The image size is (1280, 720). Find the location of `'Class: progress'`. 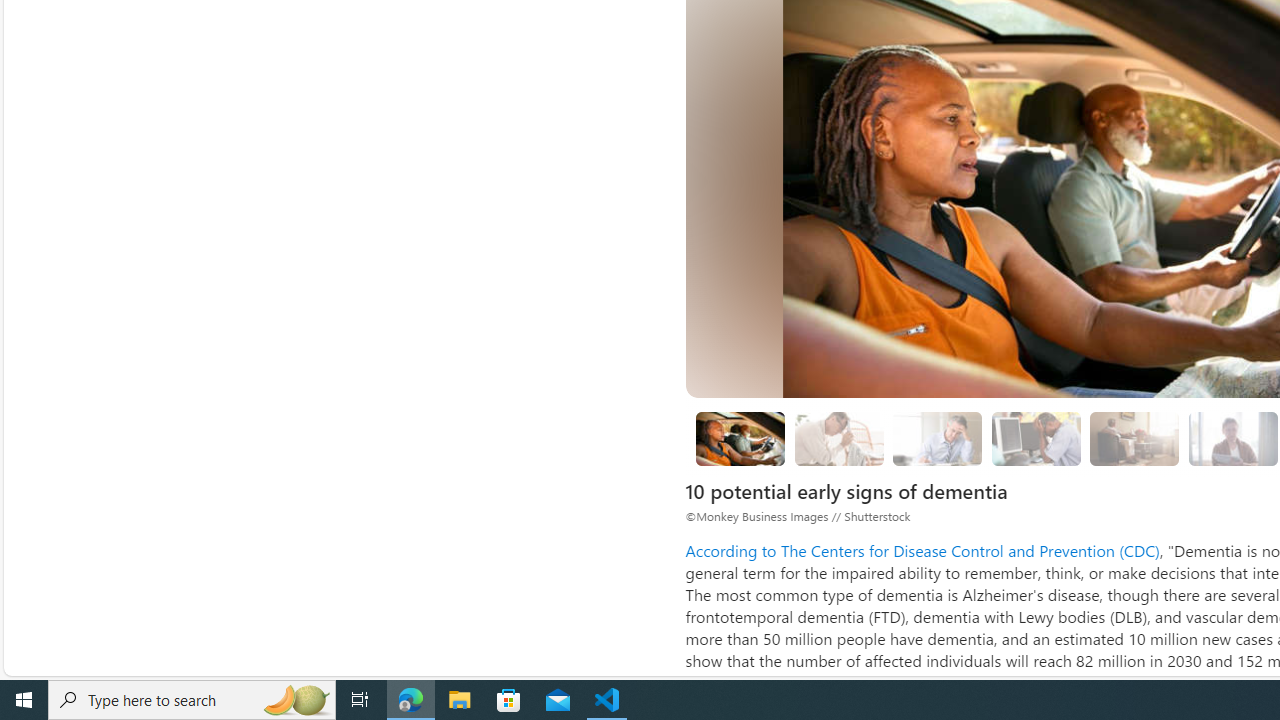

'Class: progress' is located at coordinates (1134, 434).